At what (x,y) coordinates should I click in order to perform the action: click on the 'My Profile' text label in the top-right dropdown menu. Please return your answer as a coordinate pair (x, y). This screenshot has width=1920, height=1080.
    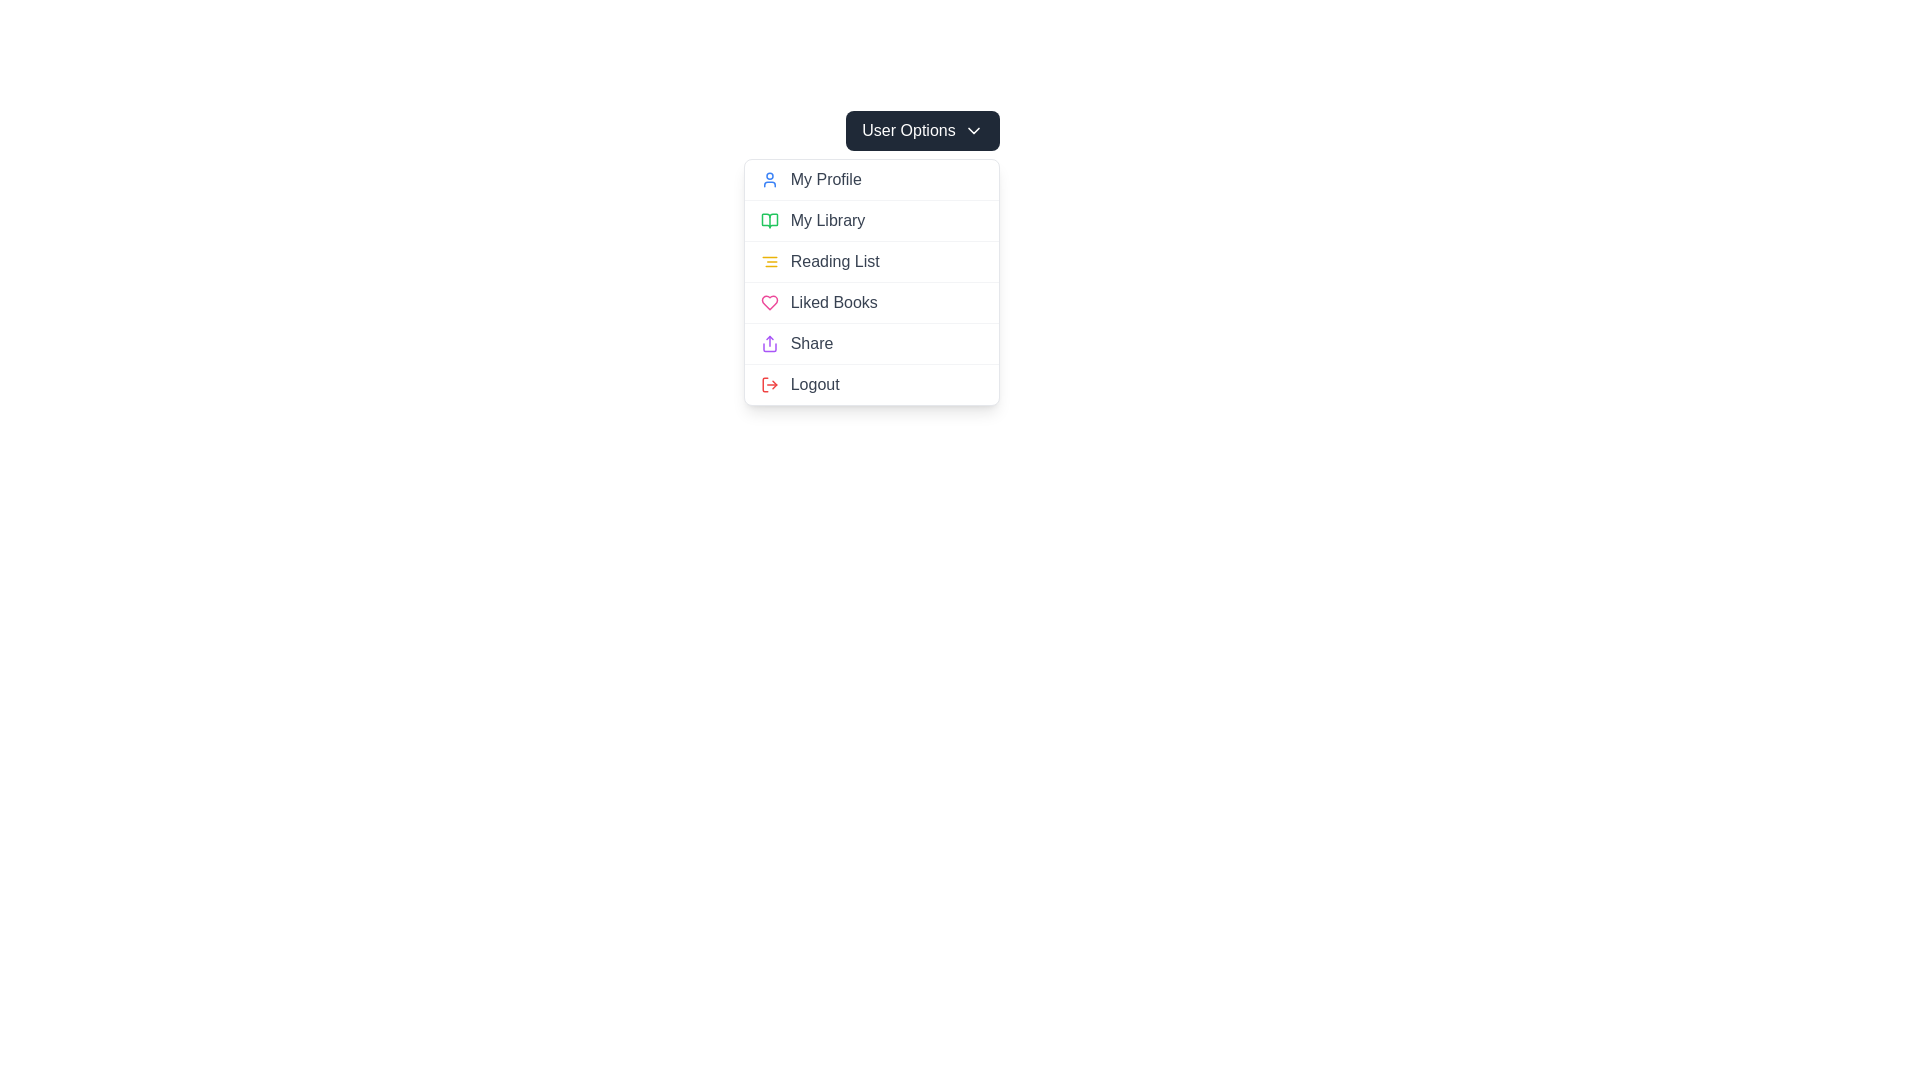
    Looking at the image, I should click on (826, 180).